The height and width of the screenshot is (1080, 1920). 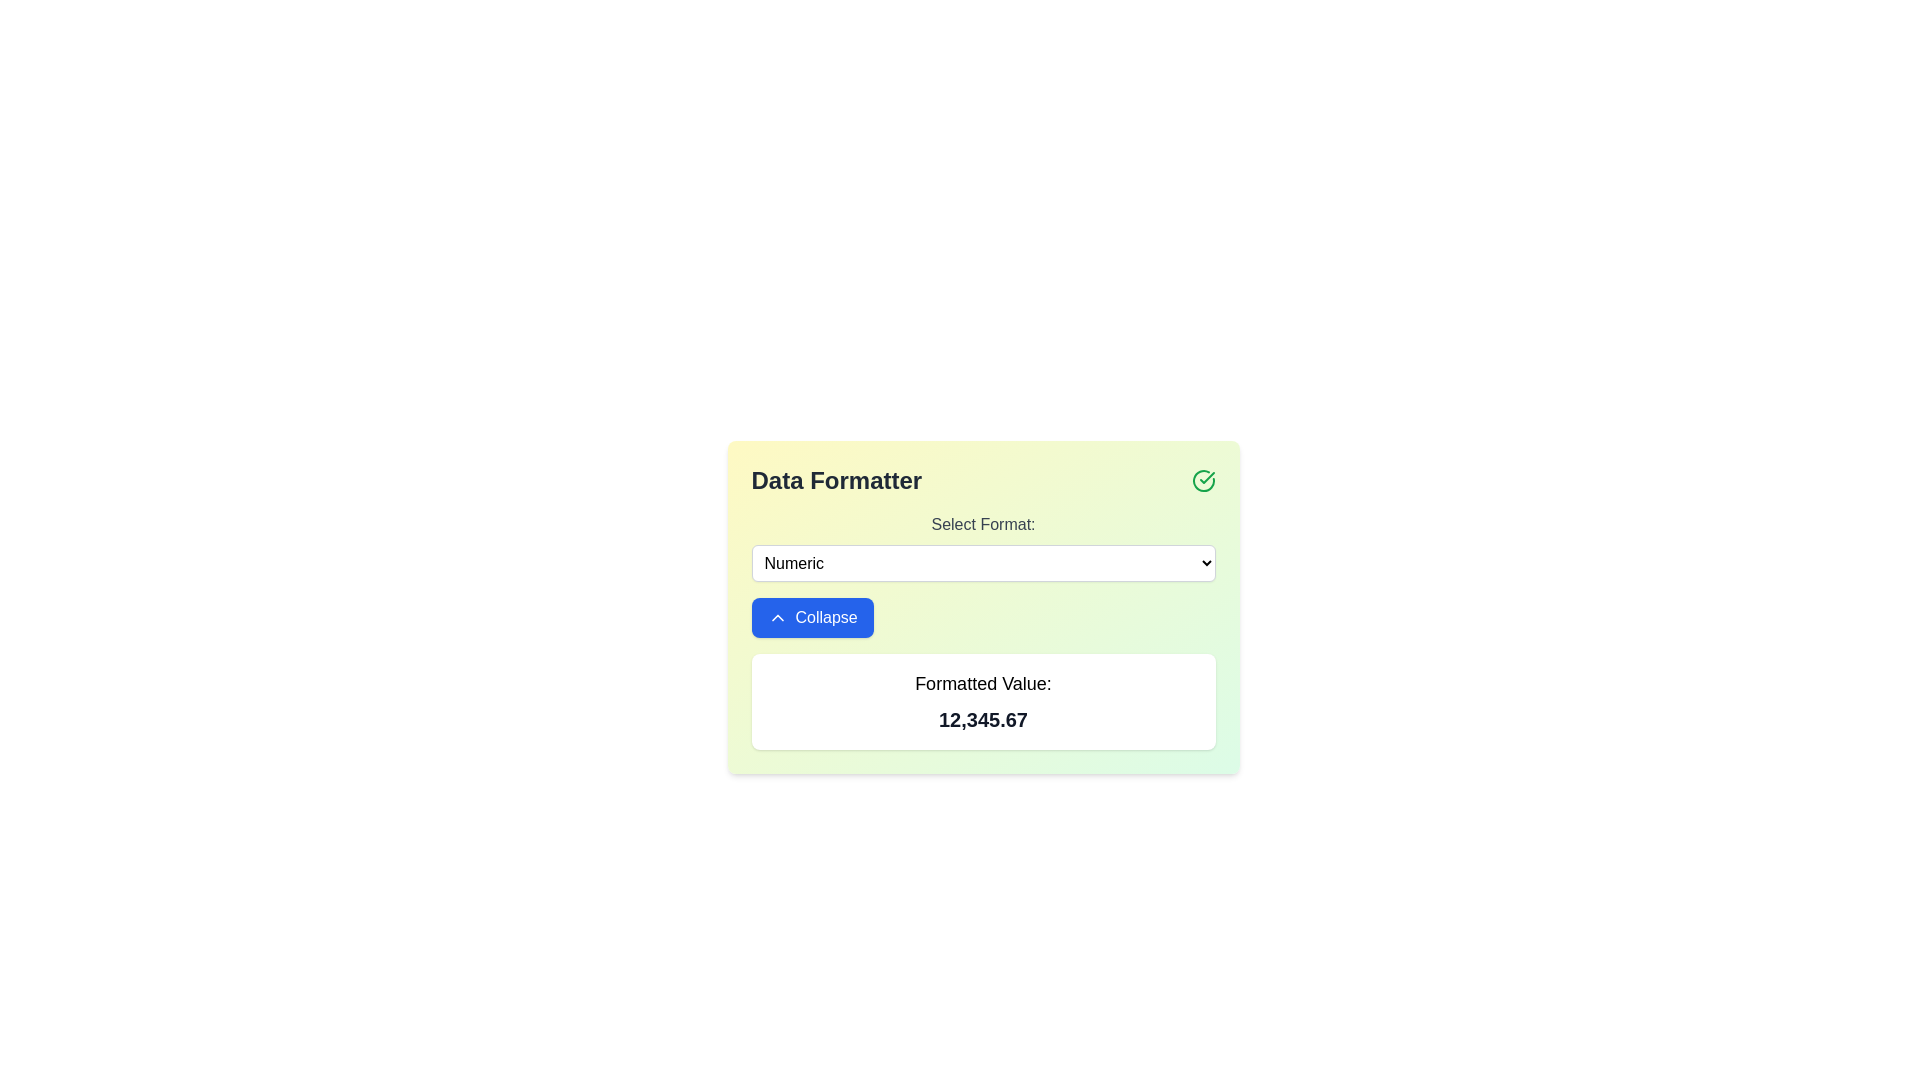 I want to click on an option from the 'Select Format:' Dropdown menu, which currently displays 'Numeric' by default, so click(x=983, y=563).